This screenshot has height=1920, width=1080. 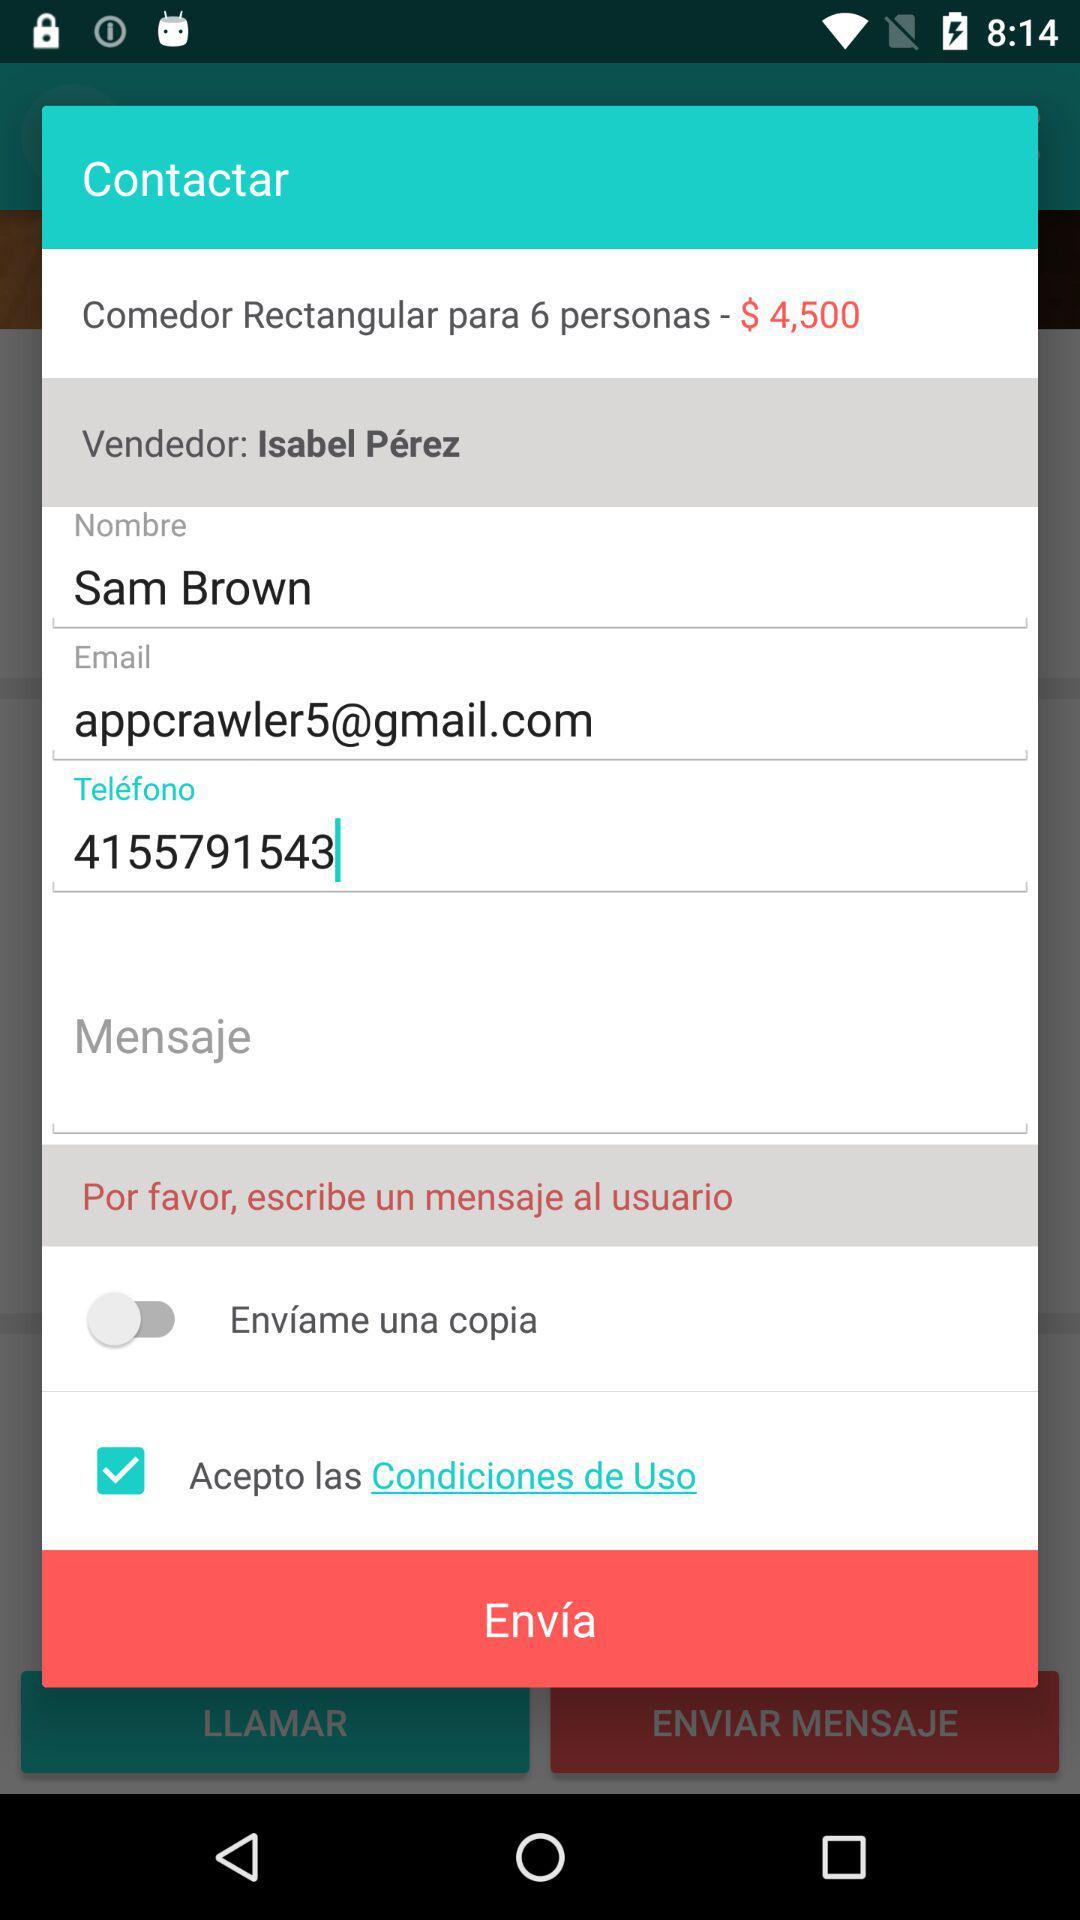 What do you see at coordinates (120, 1470) in the screenshot?
I see `icon next to the acepto las condiciones item` at bounding box center [120, 1470].